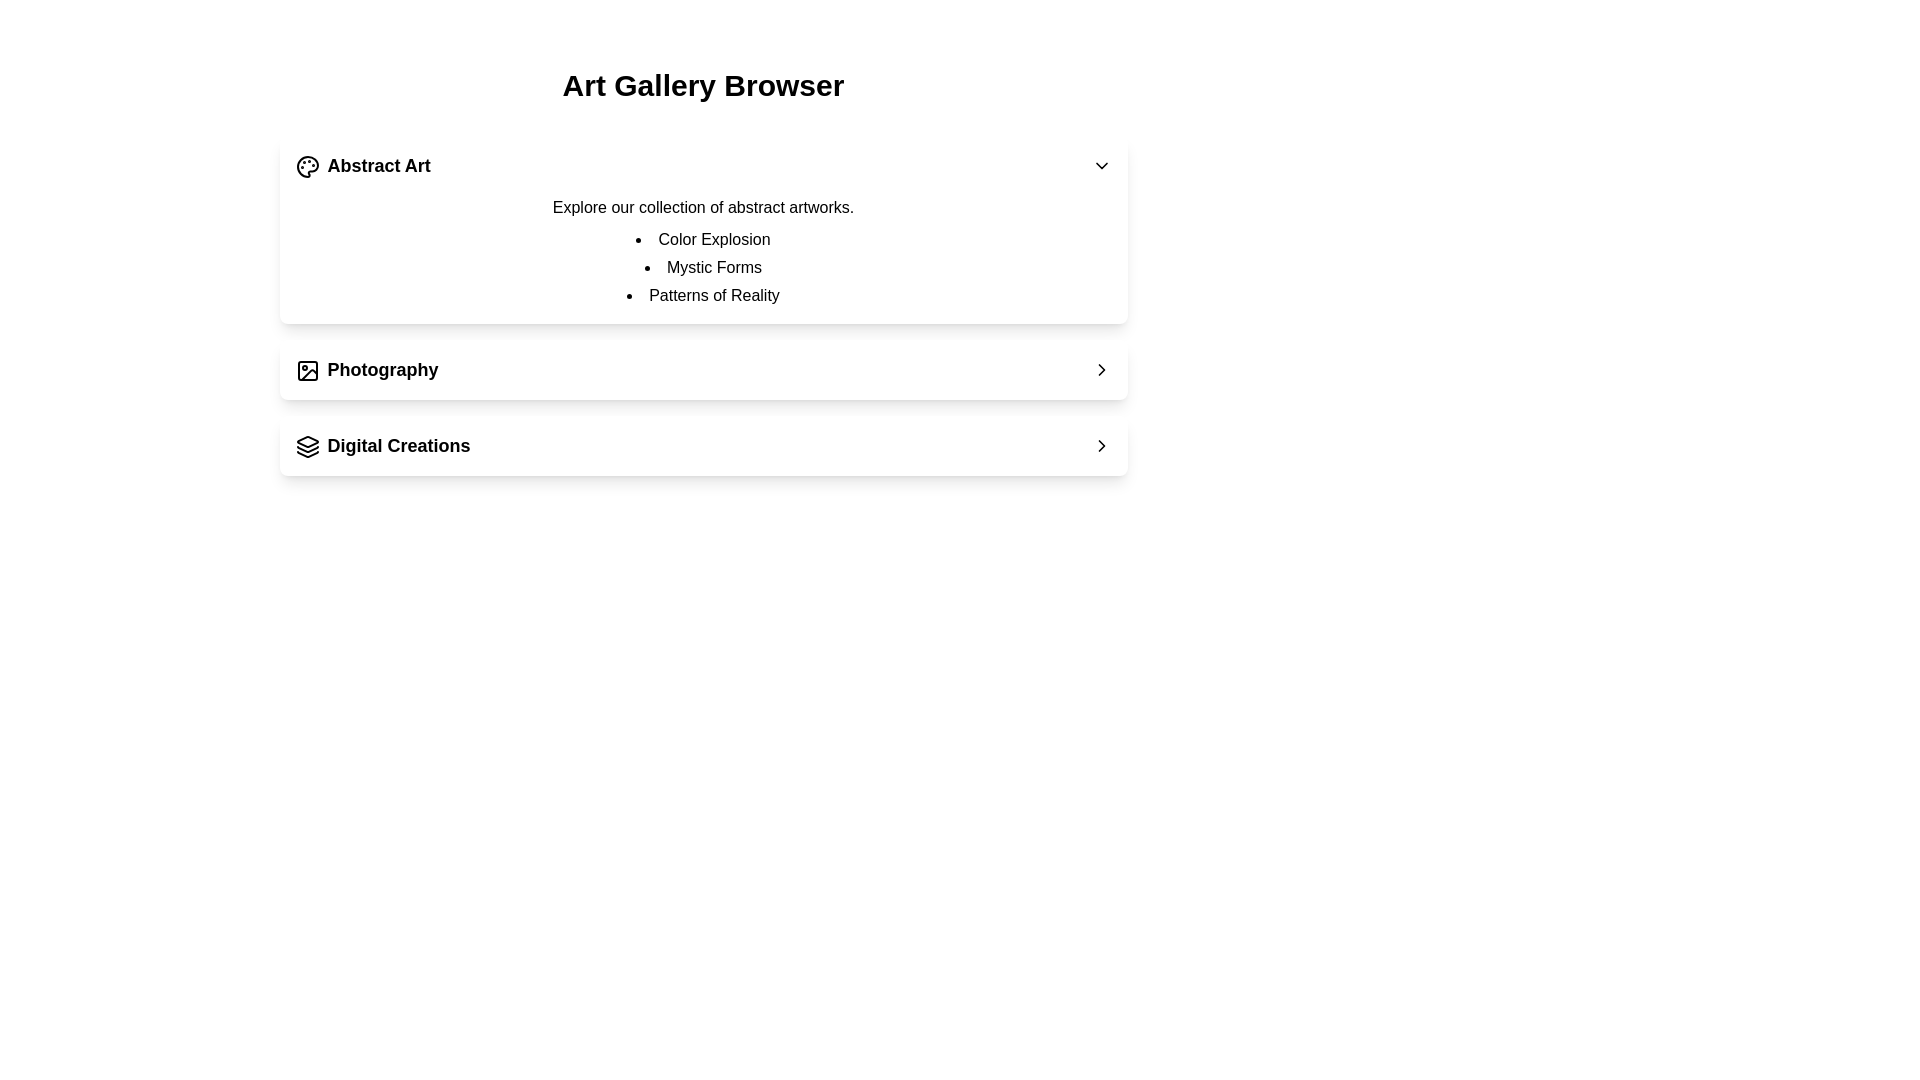 Image resolution: width=1920 pixels, height=1080 pixels. I want to click on the icon of the category header for Abstract Art, so click(306, 166).